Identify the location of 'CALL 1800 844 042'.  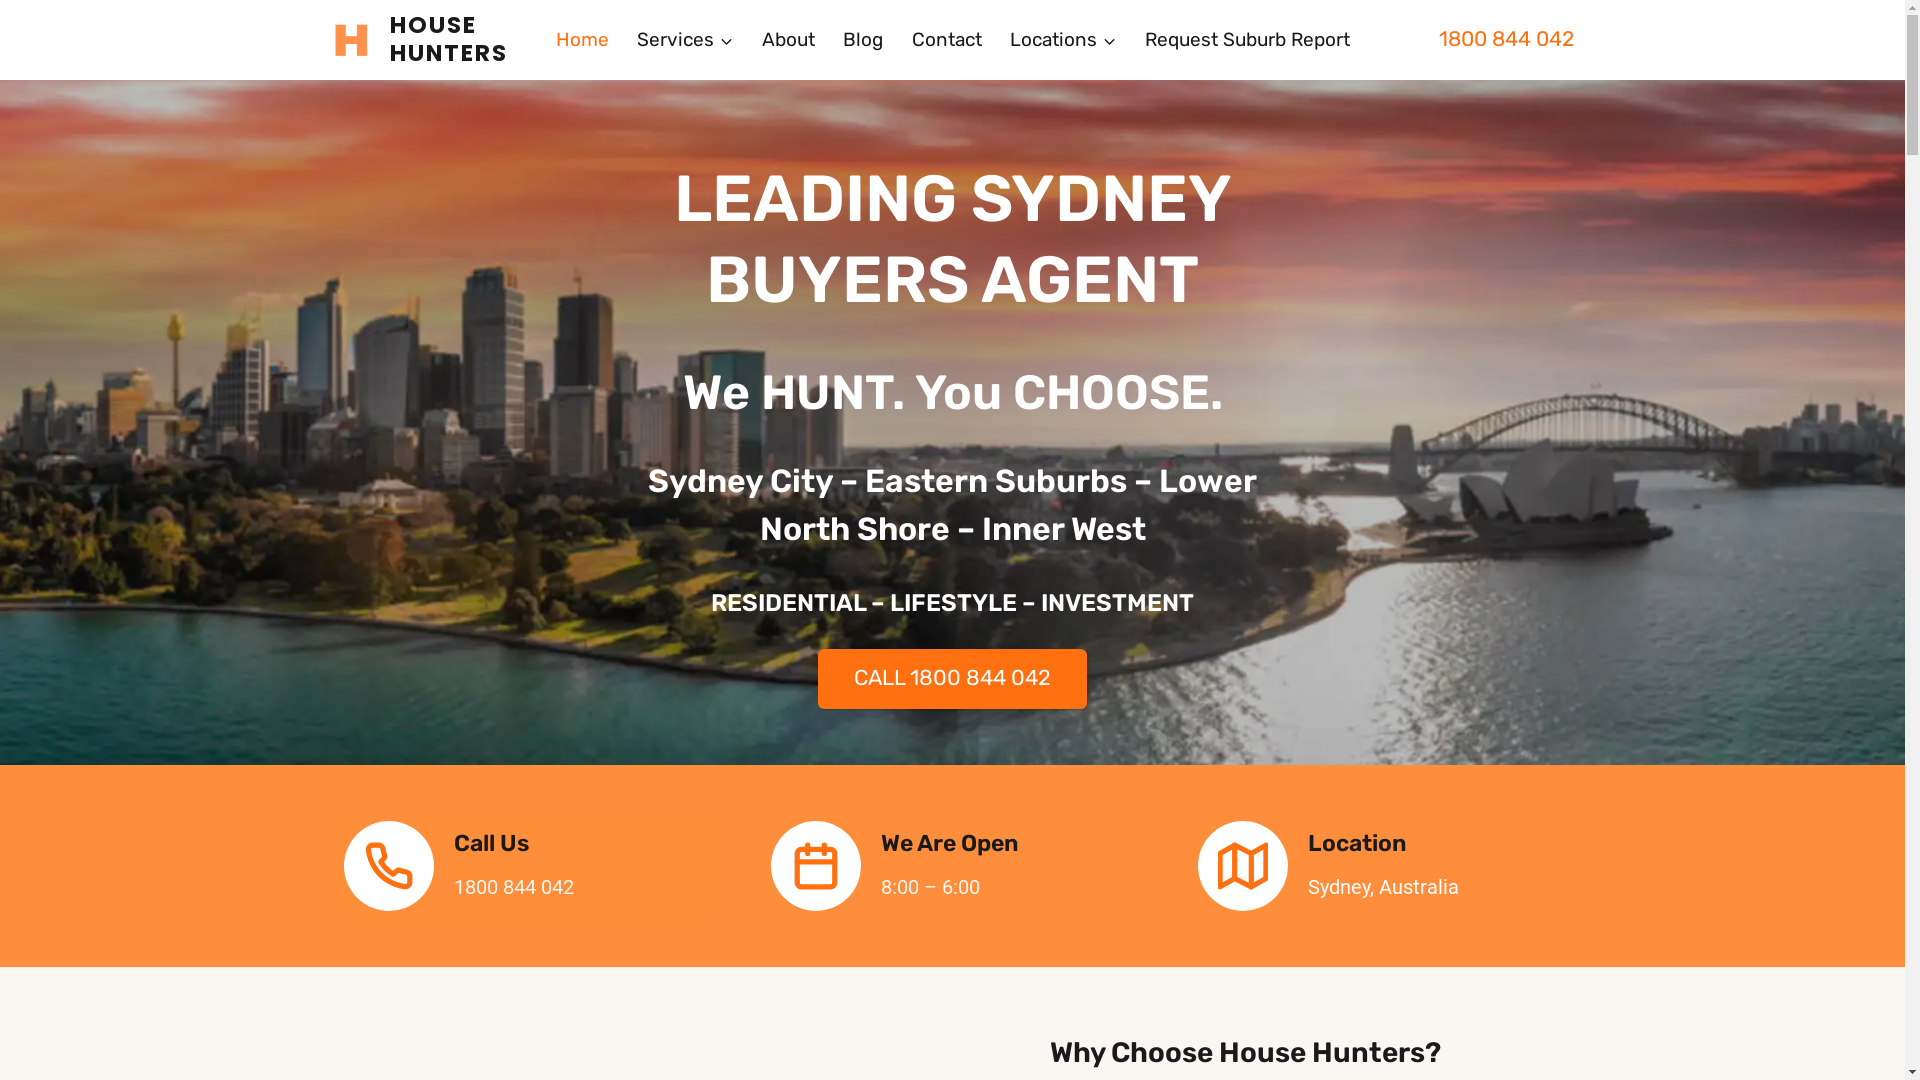
(951, 677).